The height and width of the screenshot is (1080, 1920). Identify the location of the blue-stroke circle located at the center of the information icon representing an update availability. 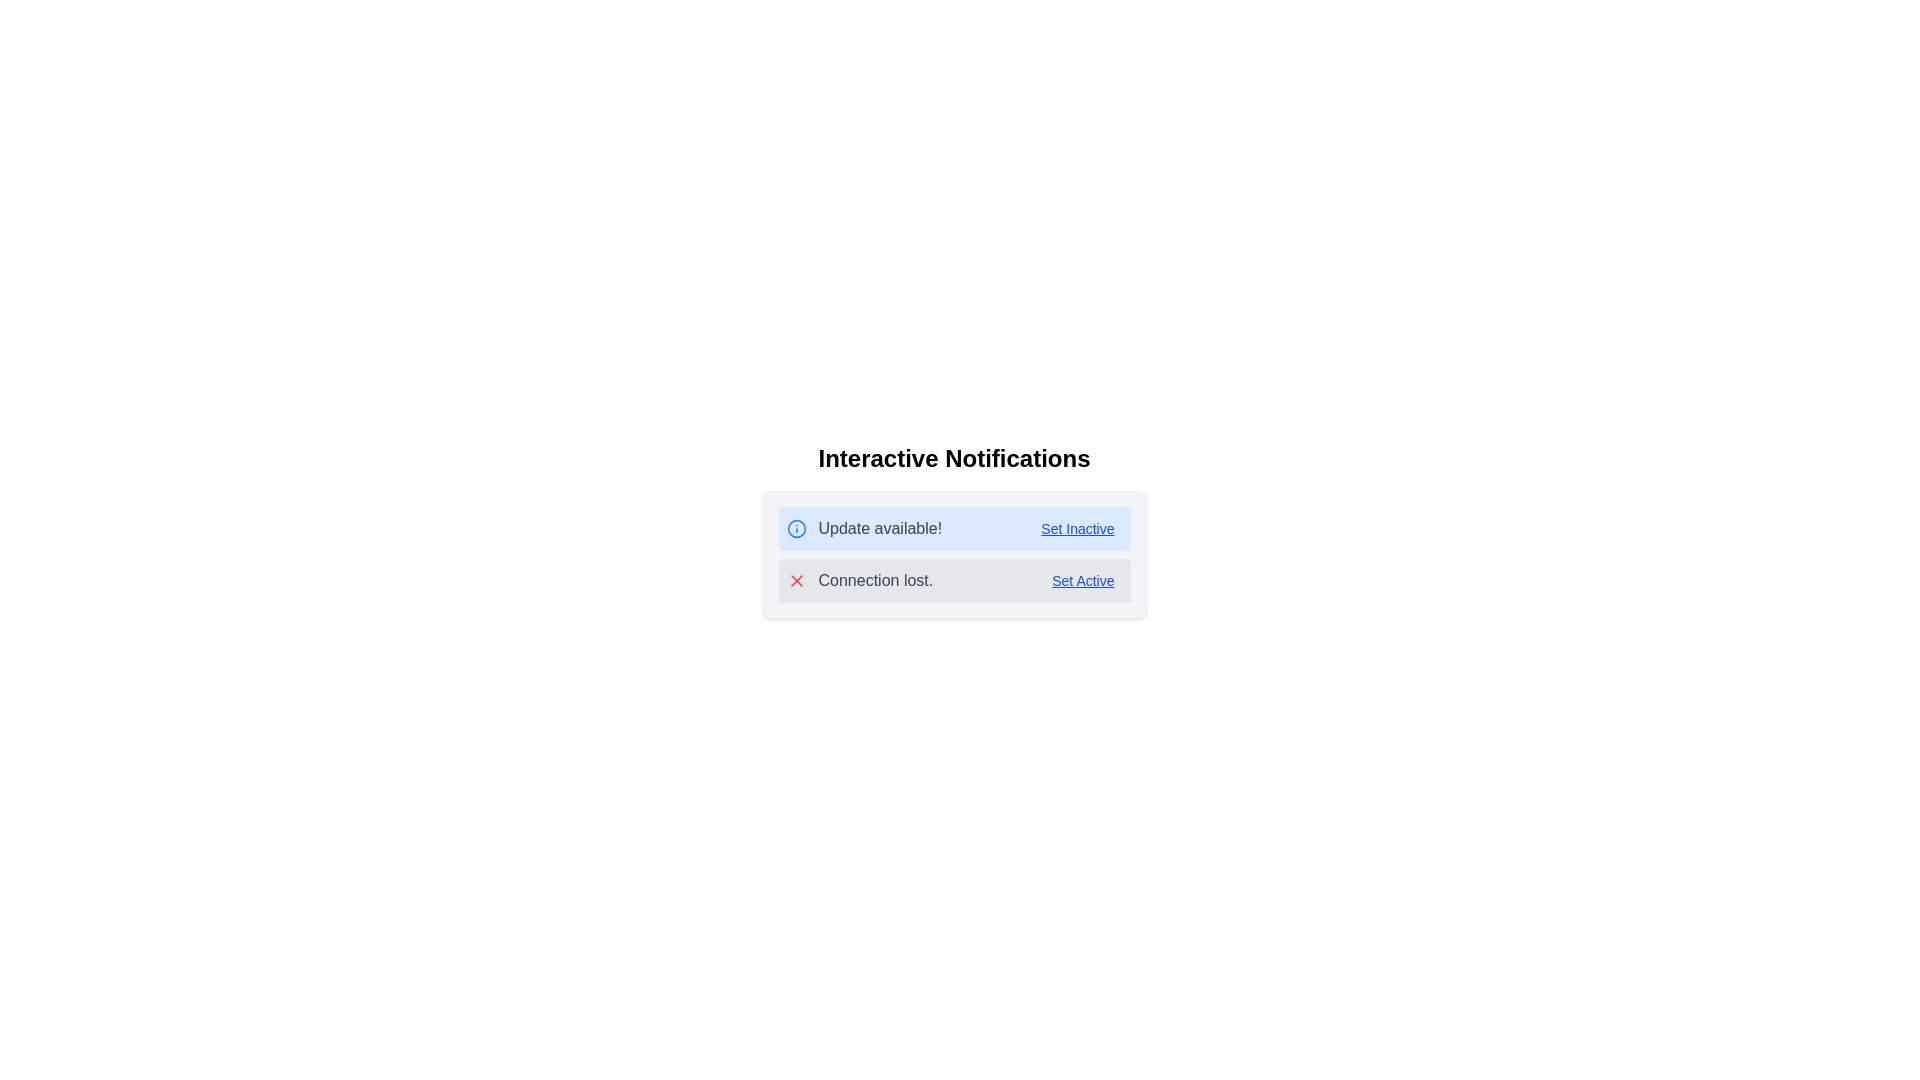
(795, 527).